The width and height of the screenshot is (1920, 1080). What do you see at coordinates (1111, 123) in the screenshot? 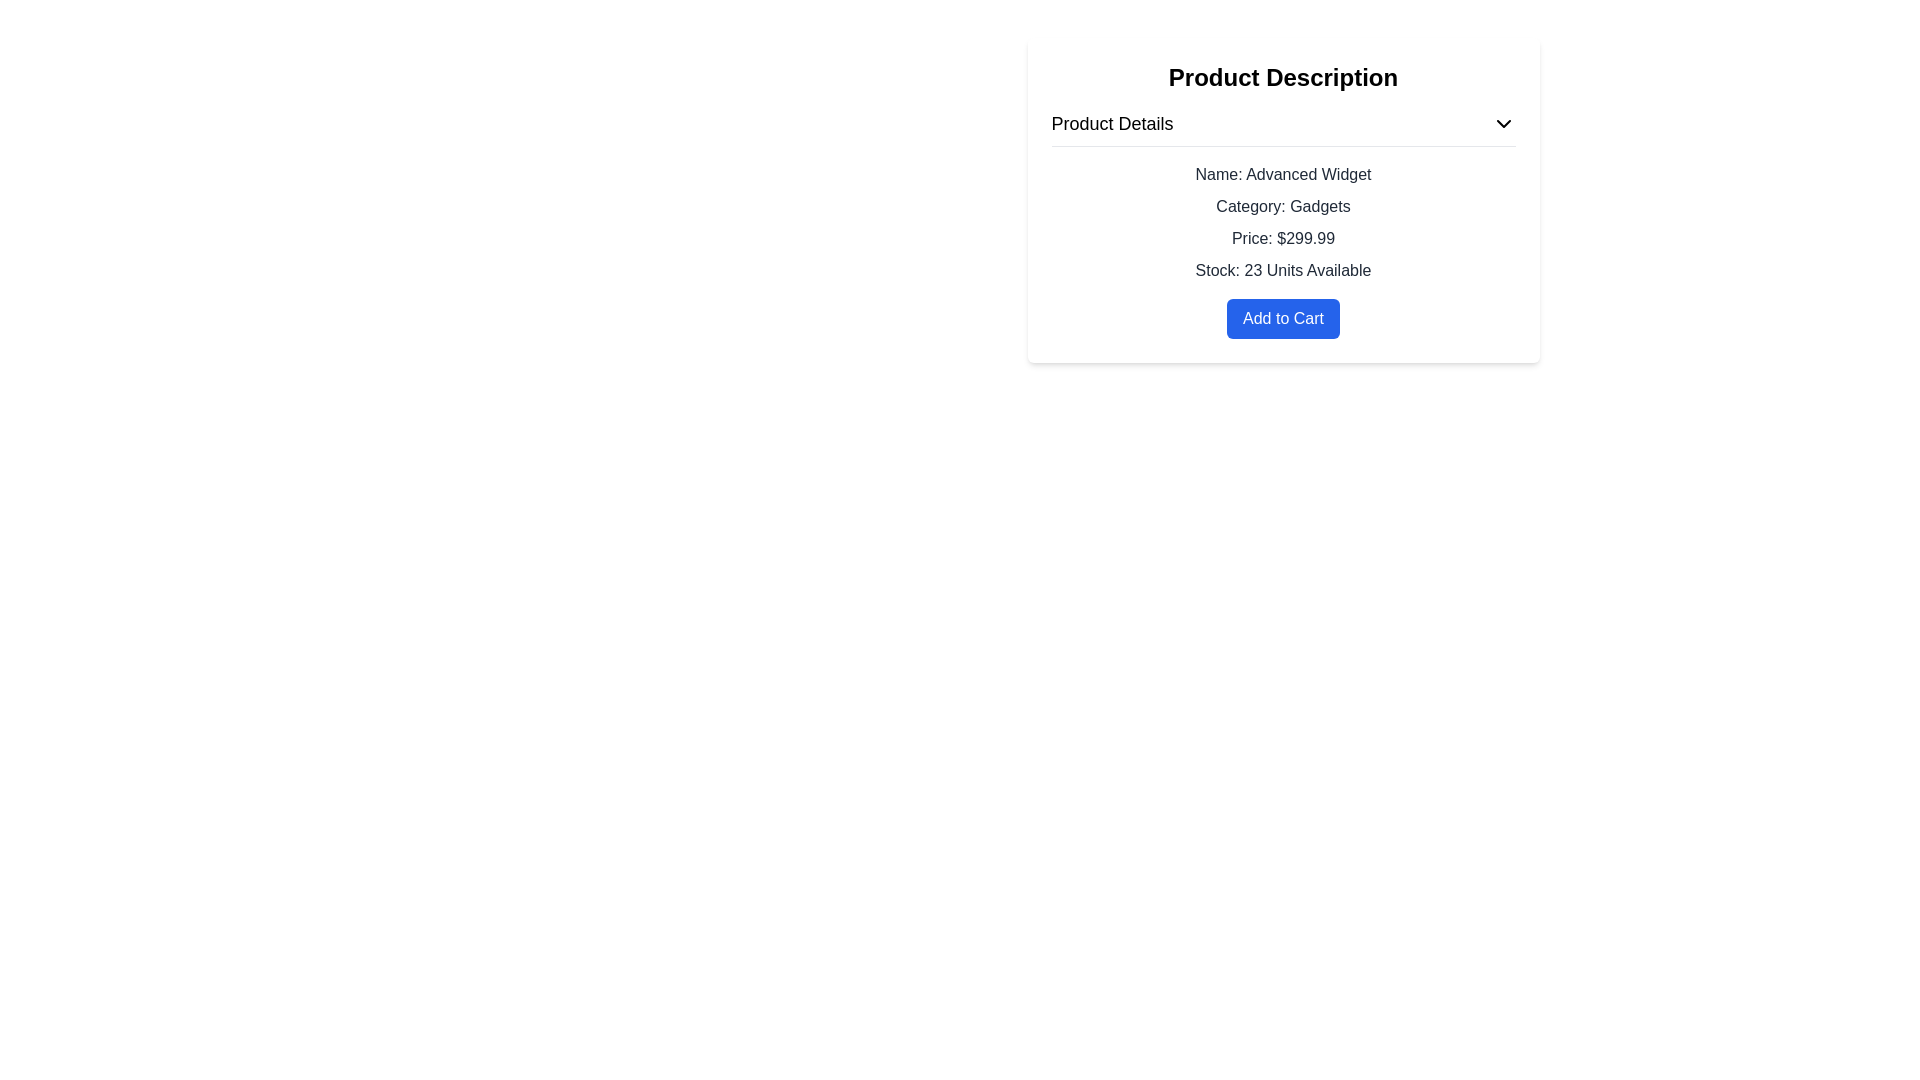
I see `the text label that reads 'Product Details', which is styled with medium bold font and aligned to the left, located under the 'Product Description' header` at bounding box center [1111, 123].